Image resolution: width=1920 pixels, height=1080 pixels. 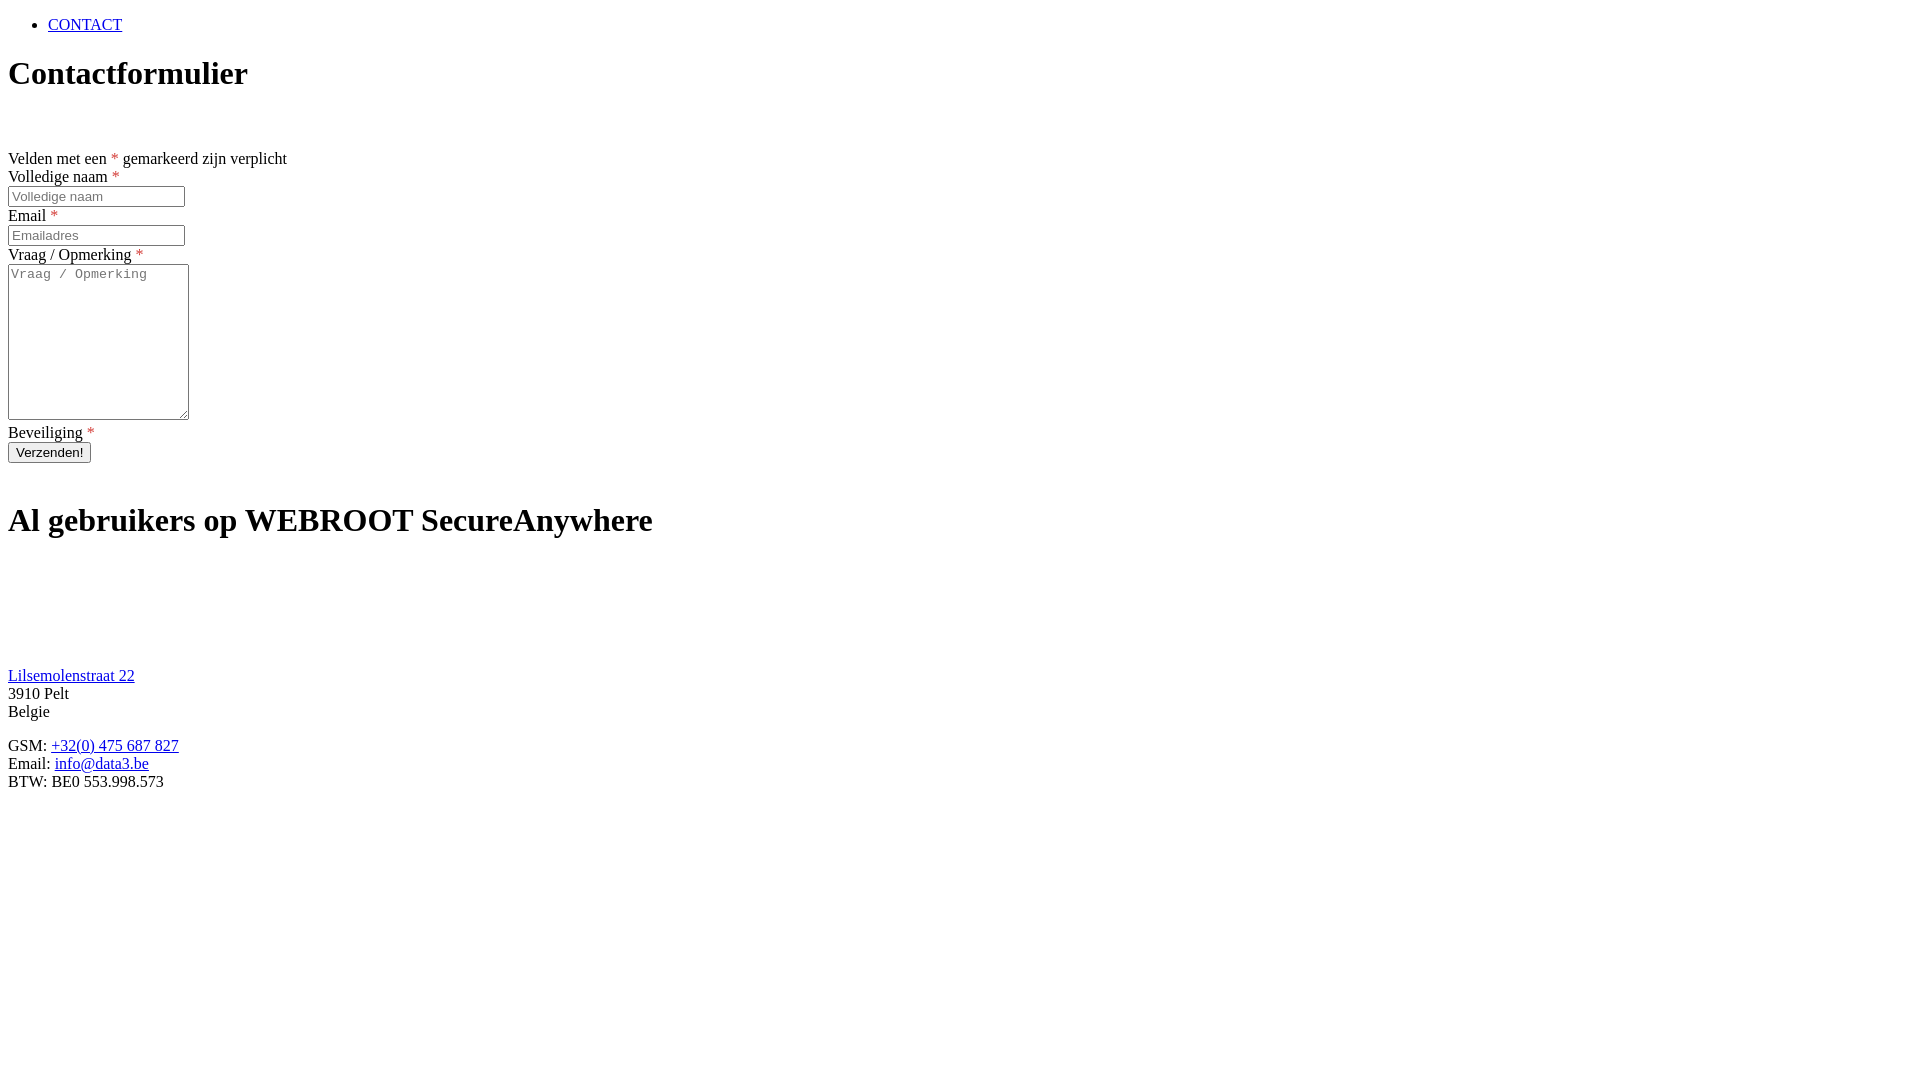 I want to click on 'Lilsemolenstraat 22', so click(x=8, y=675).